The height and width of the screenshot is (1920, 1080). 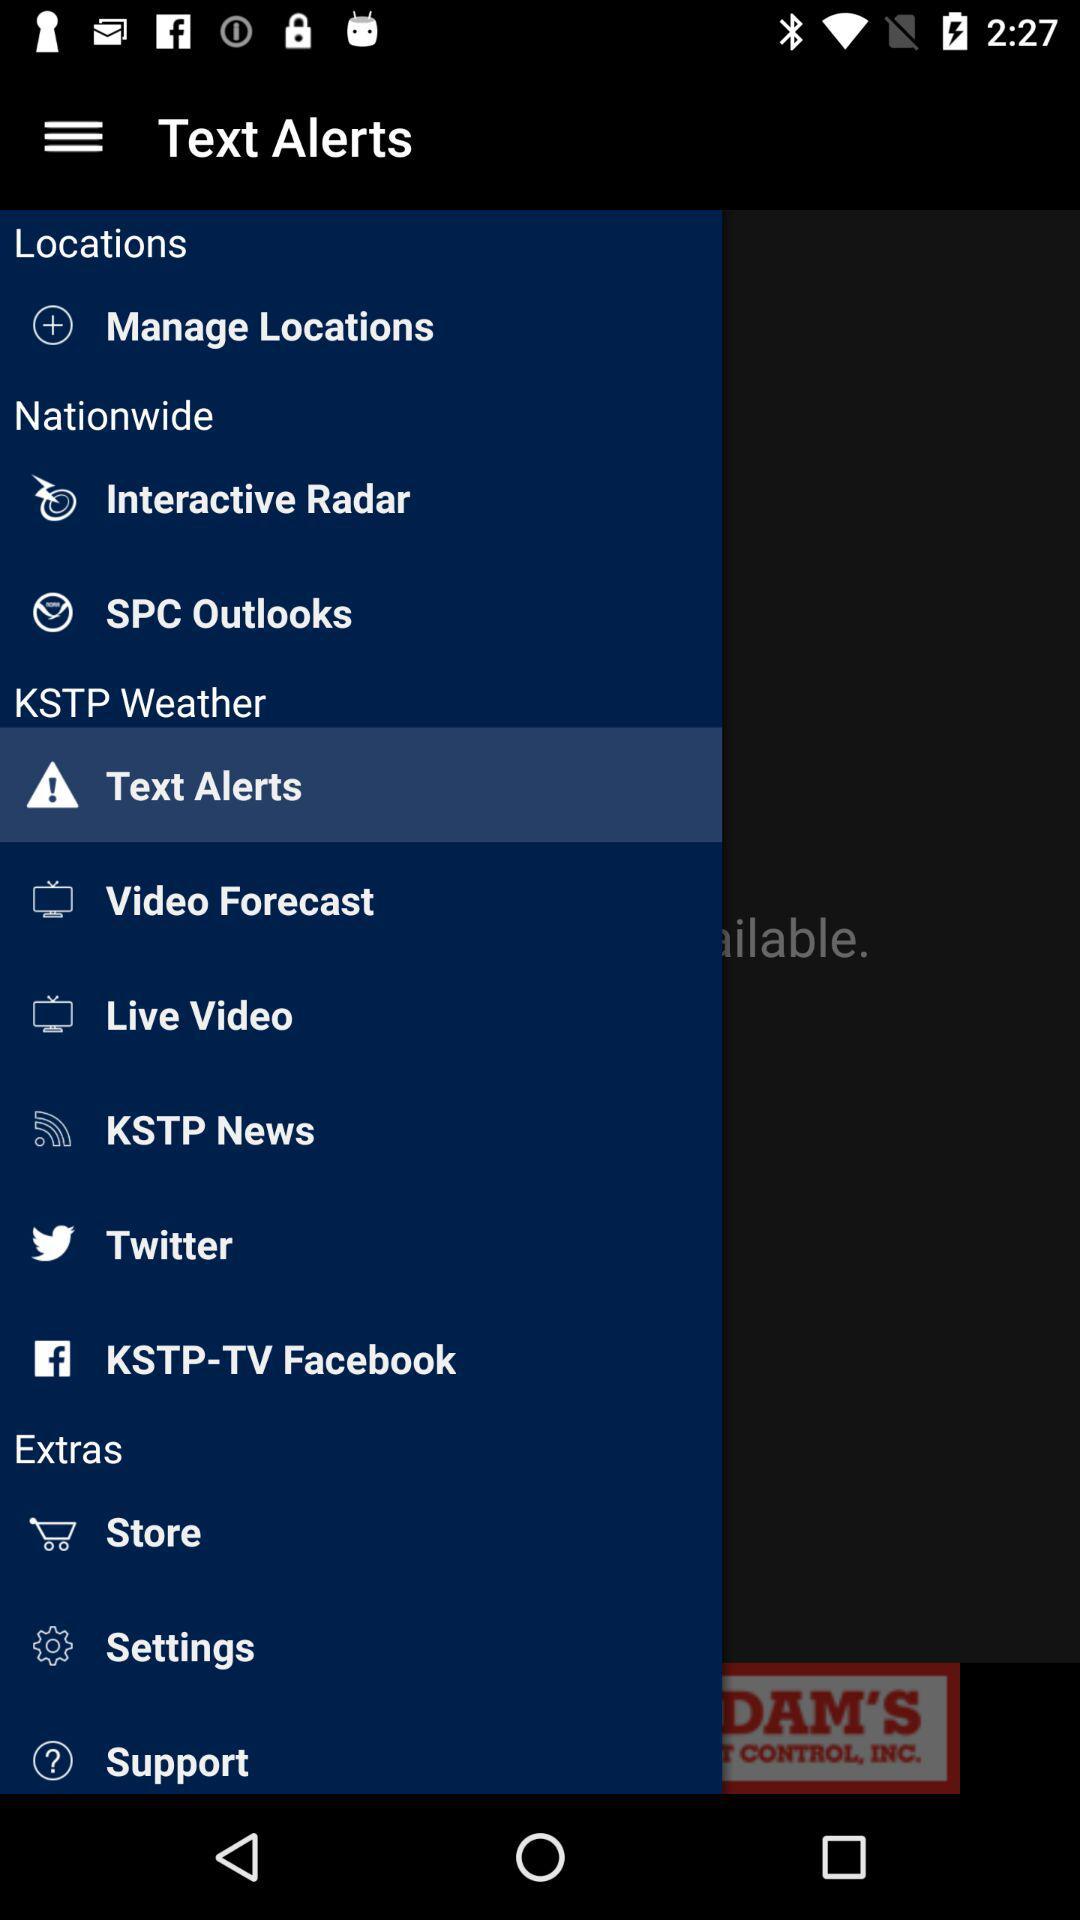 I want to click on open menu, so click(x=72, y=135).